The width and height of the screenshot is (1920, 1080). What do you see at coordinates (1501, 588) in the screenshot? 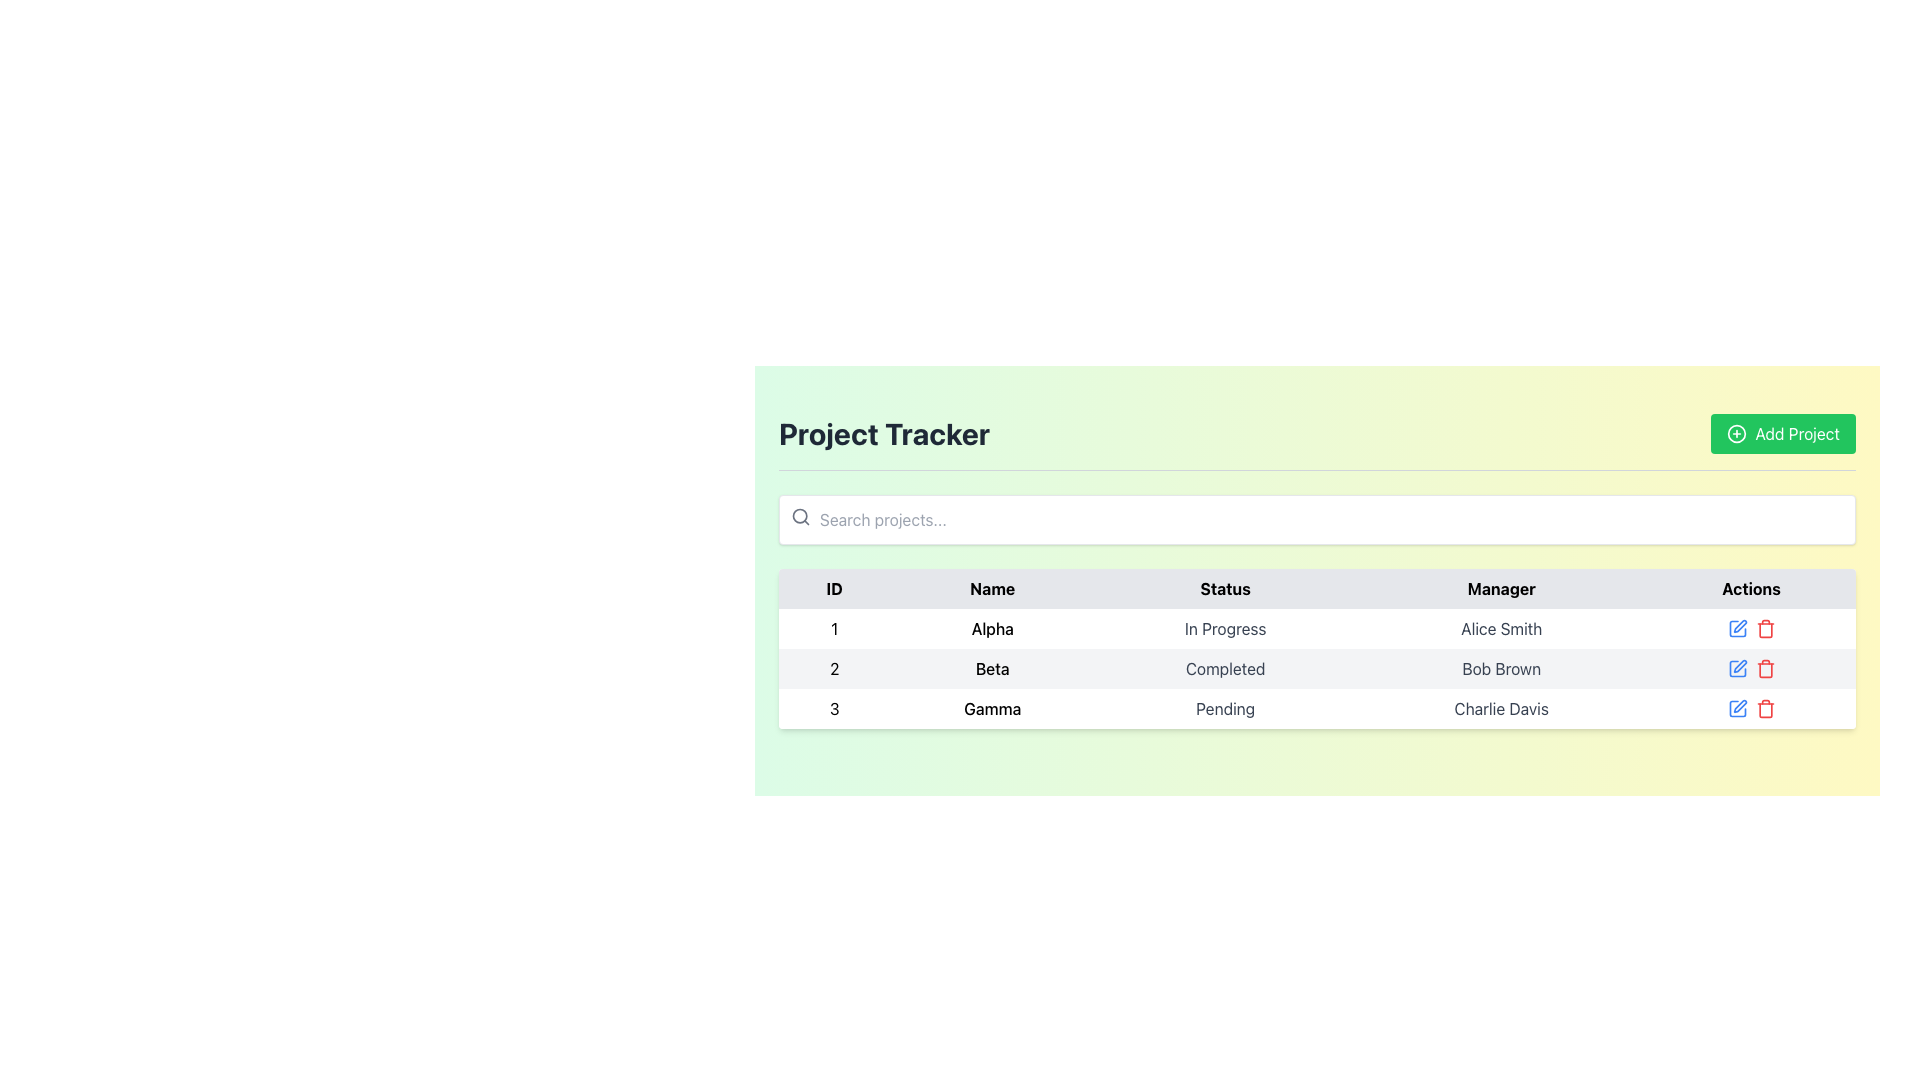
I see `the text label 'Manager' located in the header row of a table, styled with center alignment and black text on a light gray background` at bounding box center [1501, 588].